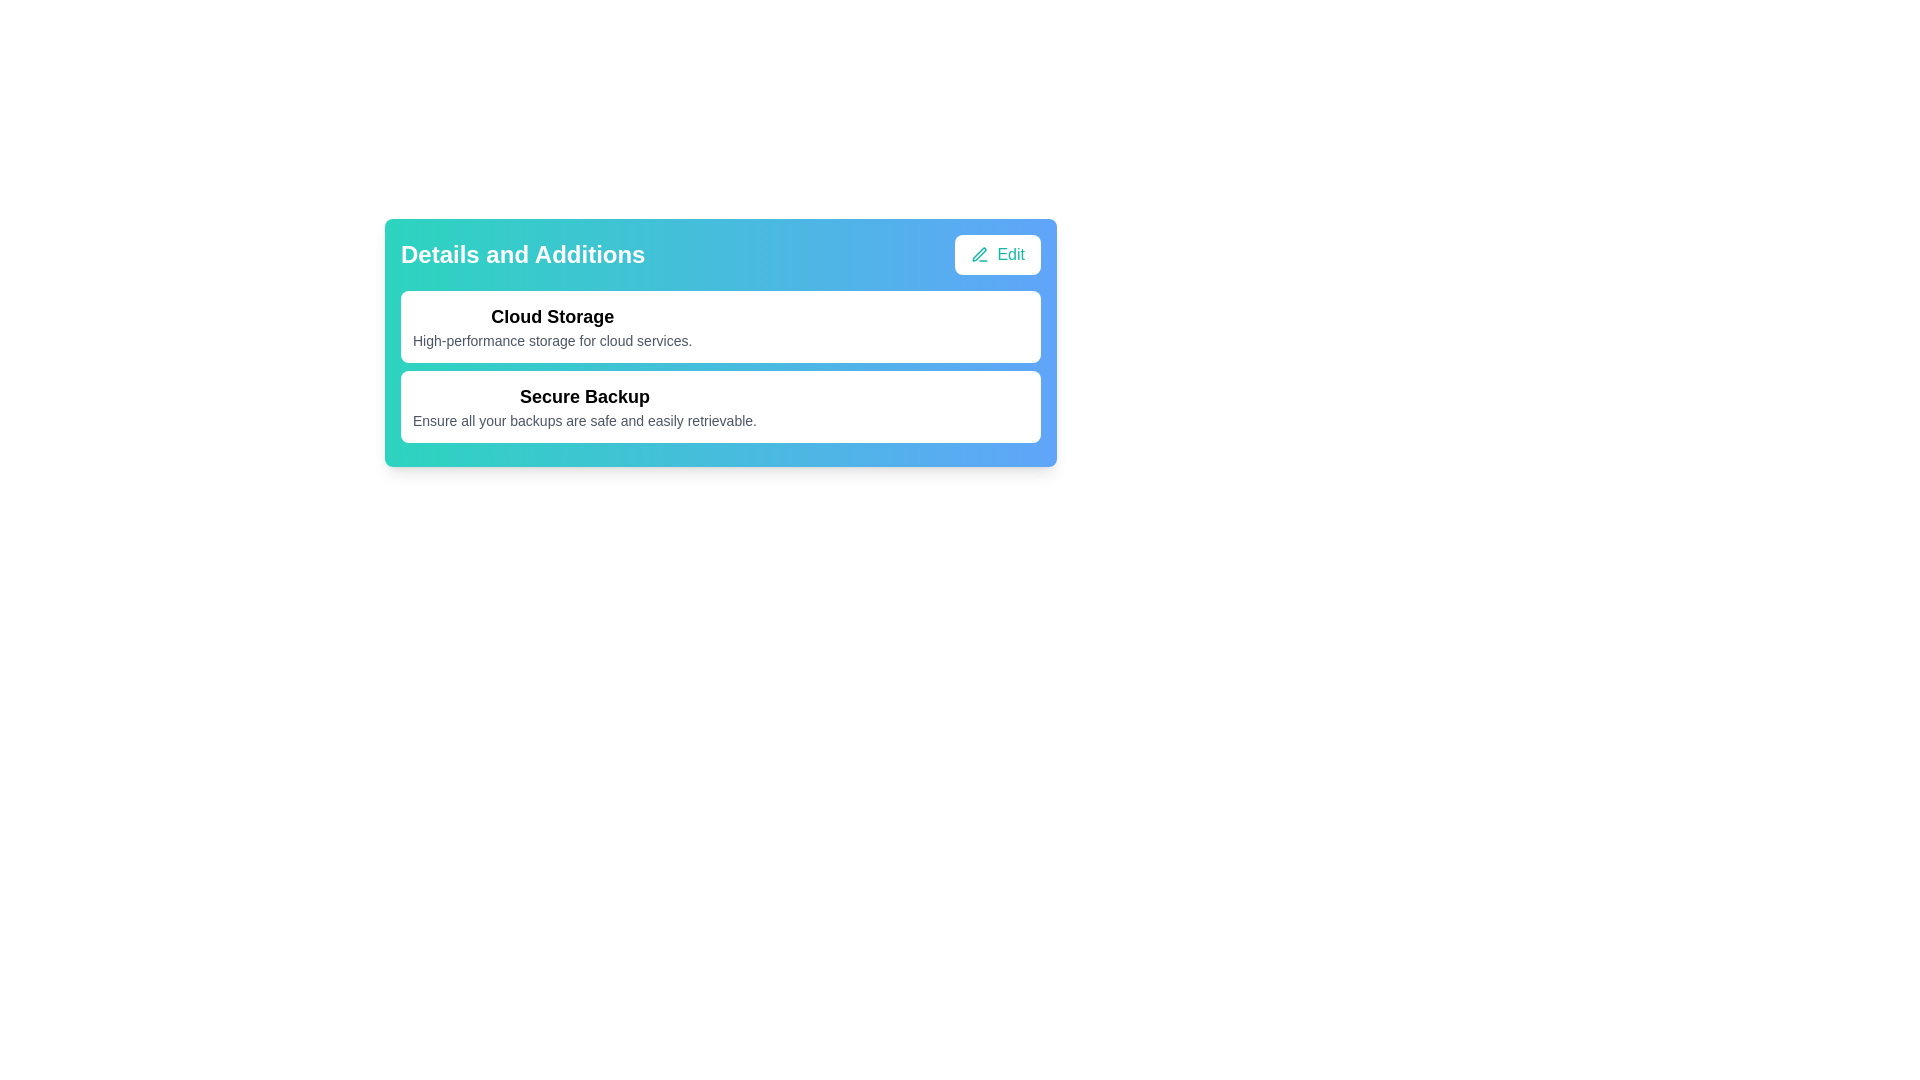 The image size is (1920, 1080). I want to click on the 'Edit' text label, which is styled in teal and located, so click(1011, 253).